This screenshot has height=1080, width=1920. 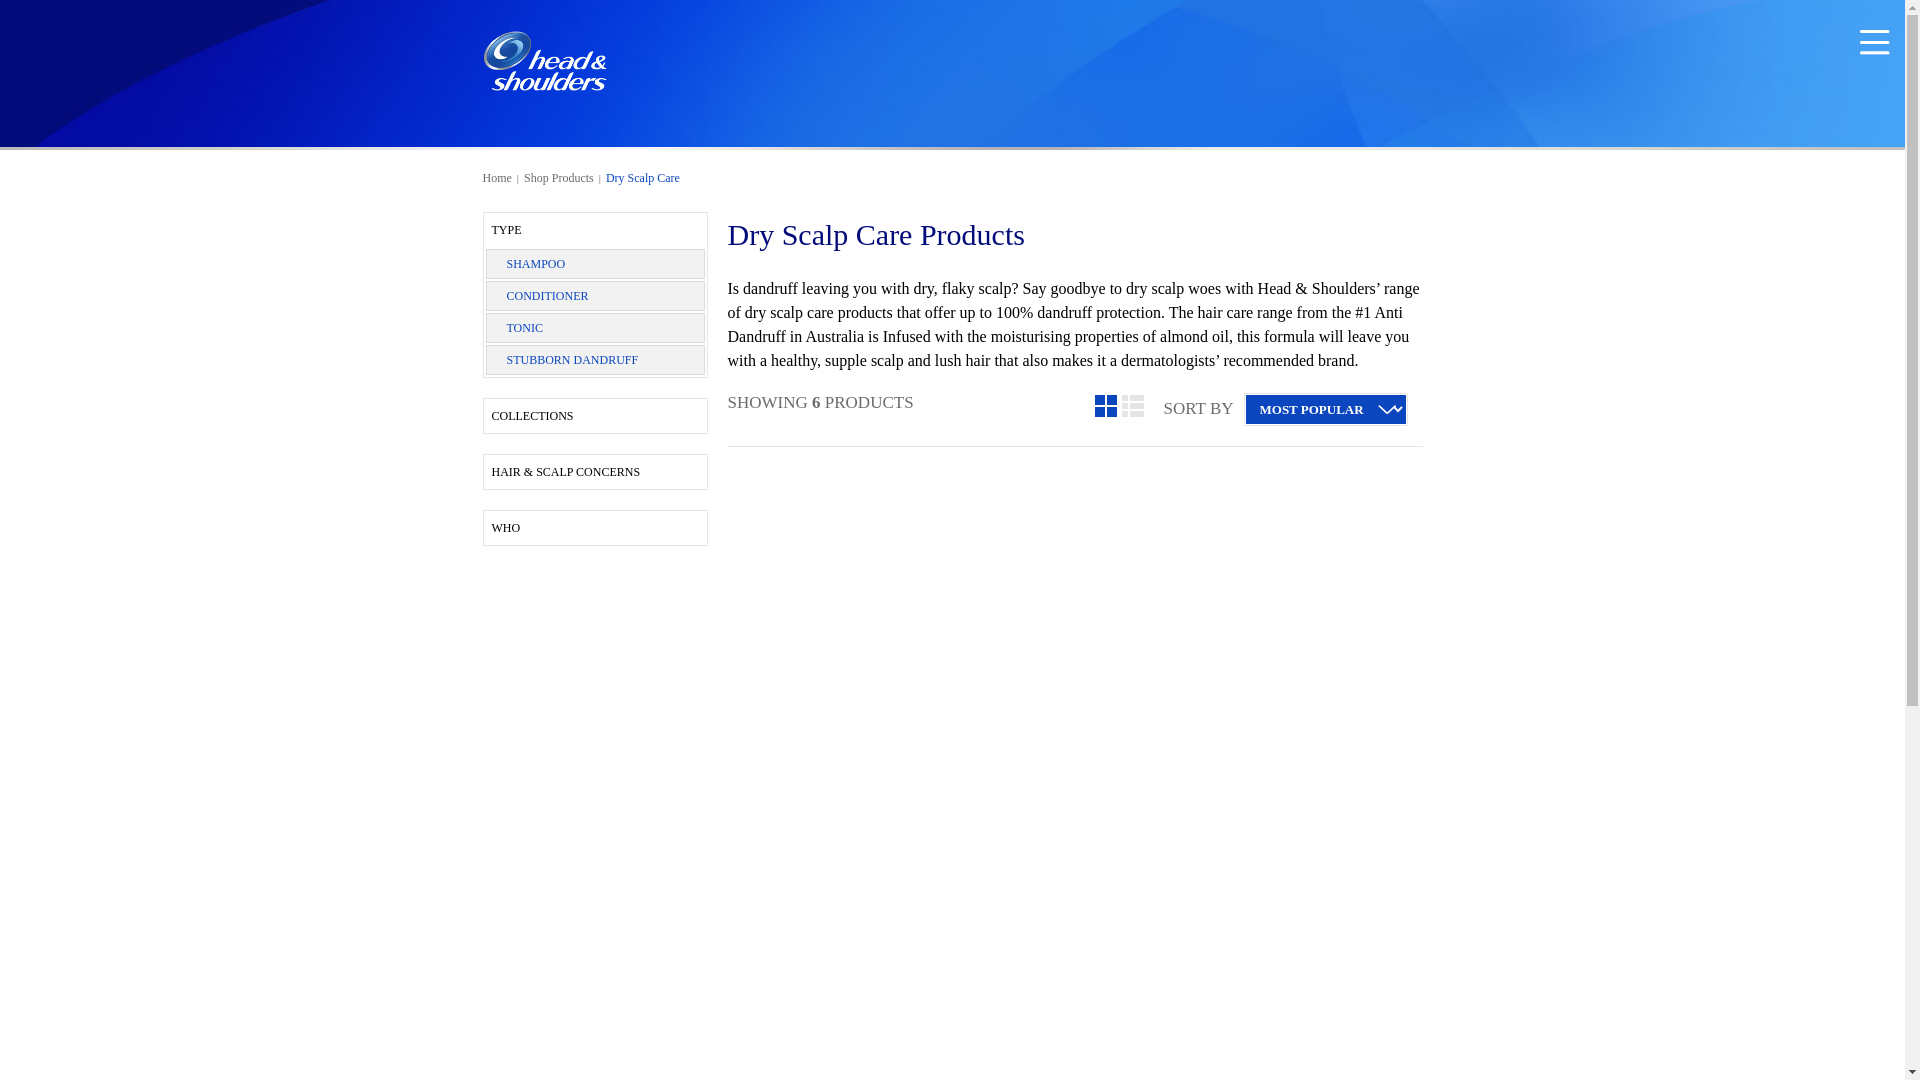 What do you see at coordinates (496, 176) in the screenshot?
I see `'Home'` at bounding box center [496, 176].